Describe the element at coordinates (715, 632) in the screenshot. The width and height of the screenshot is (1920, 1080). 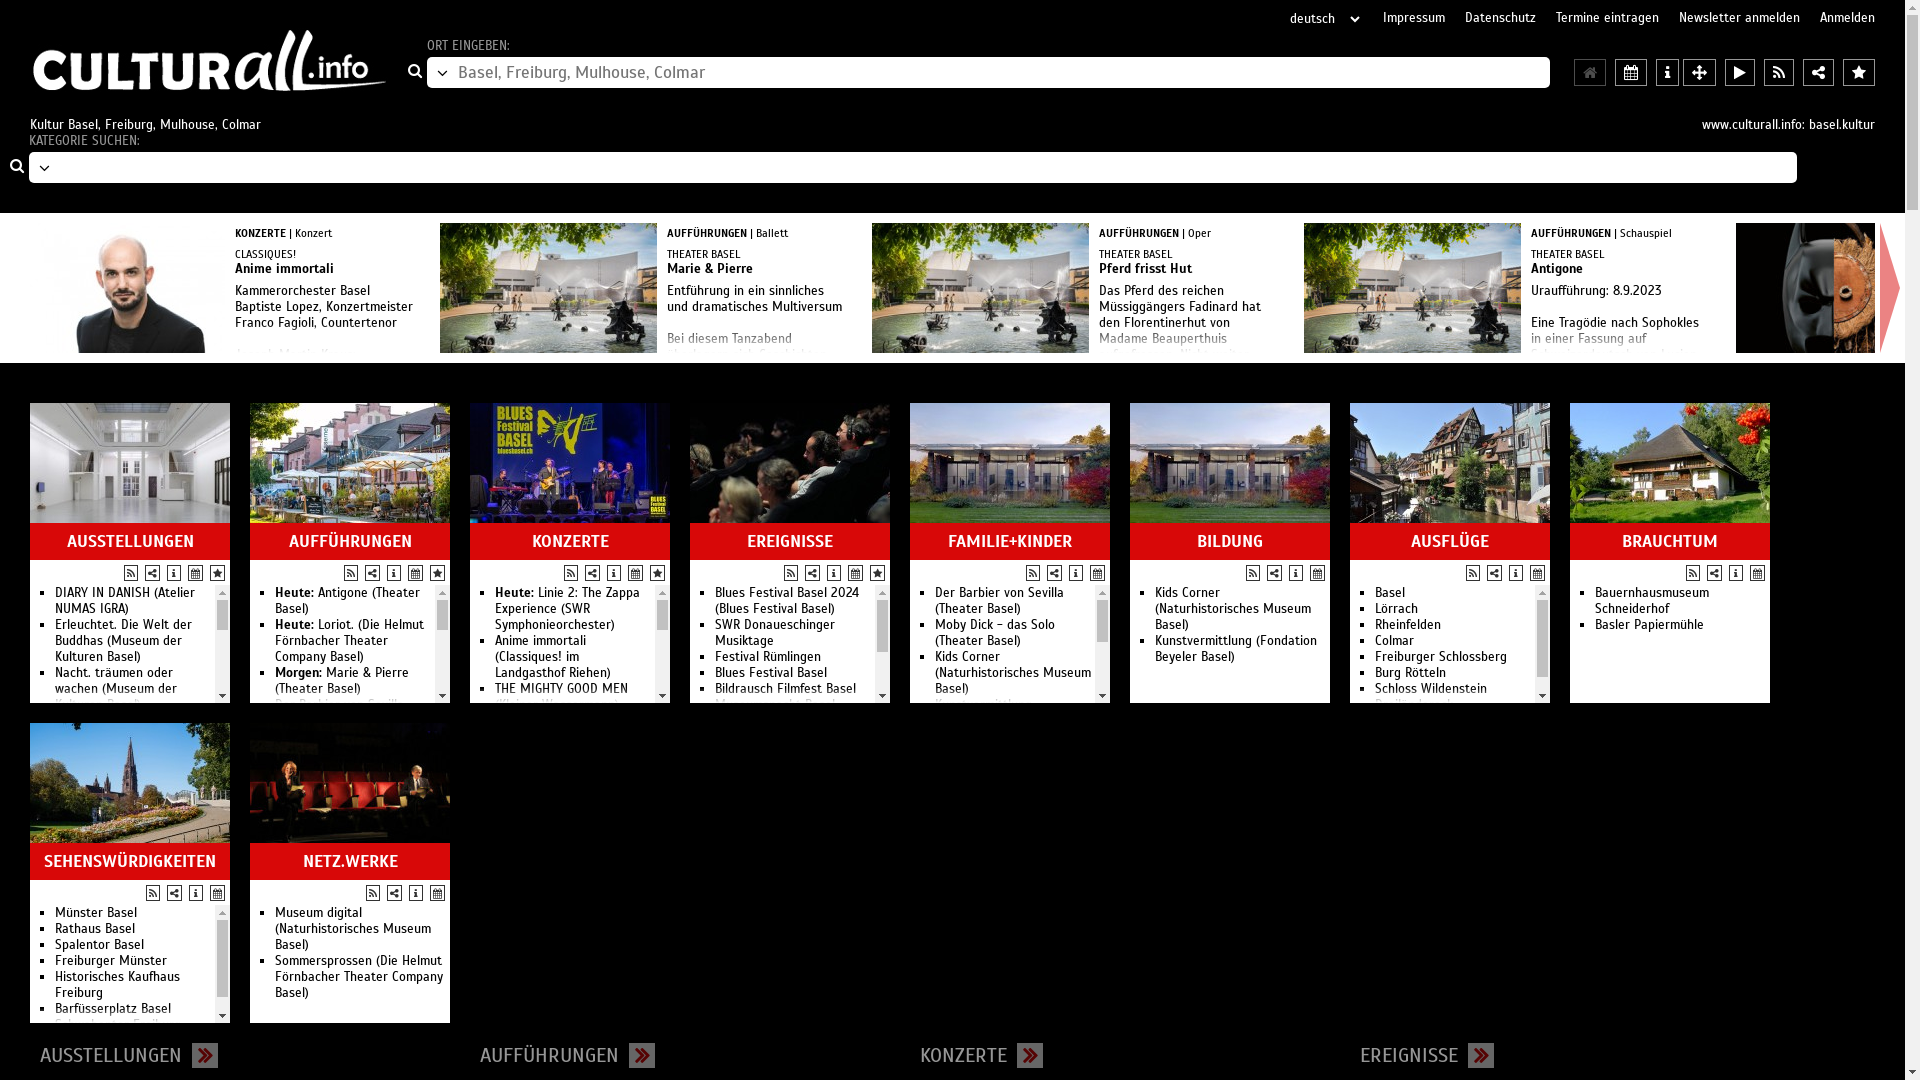
I see `'SWR Donaueschinger Musiktage'` at that location.